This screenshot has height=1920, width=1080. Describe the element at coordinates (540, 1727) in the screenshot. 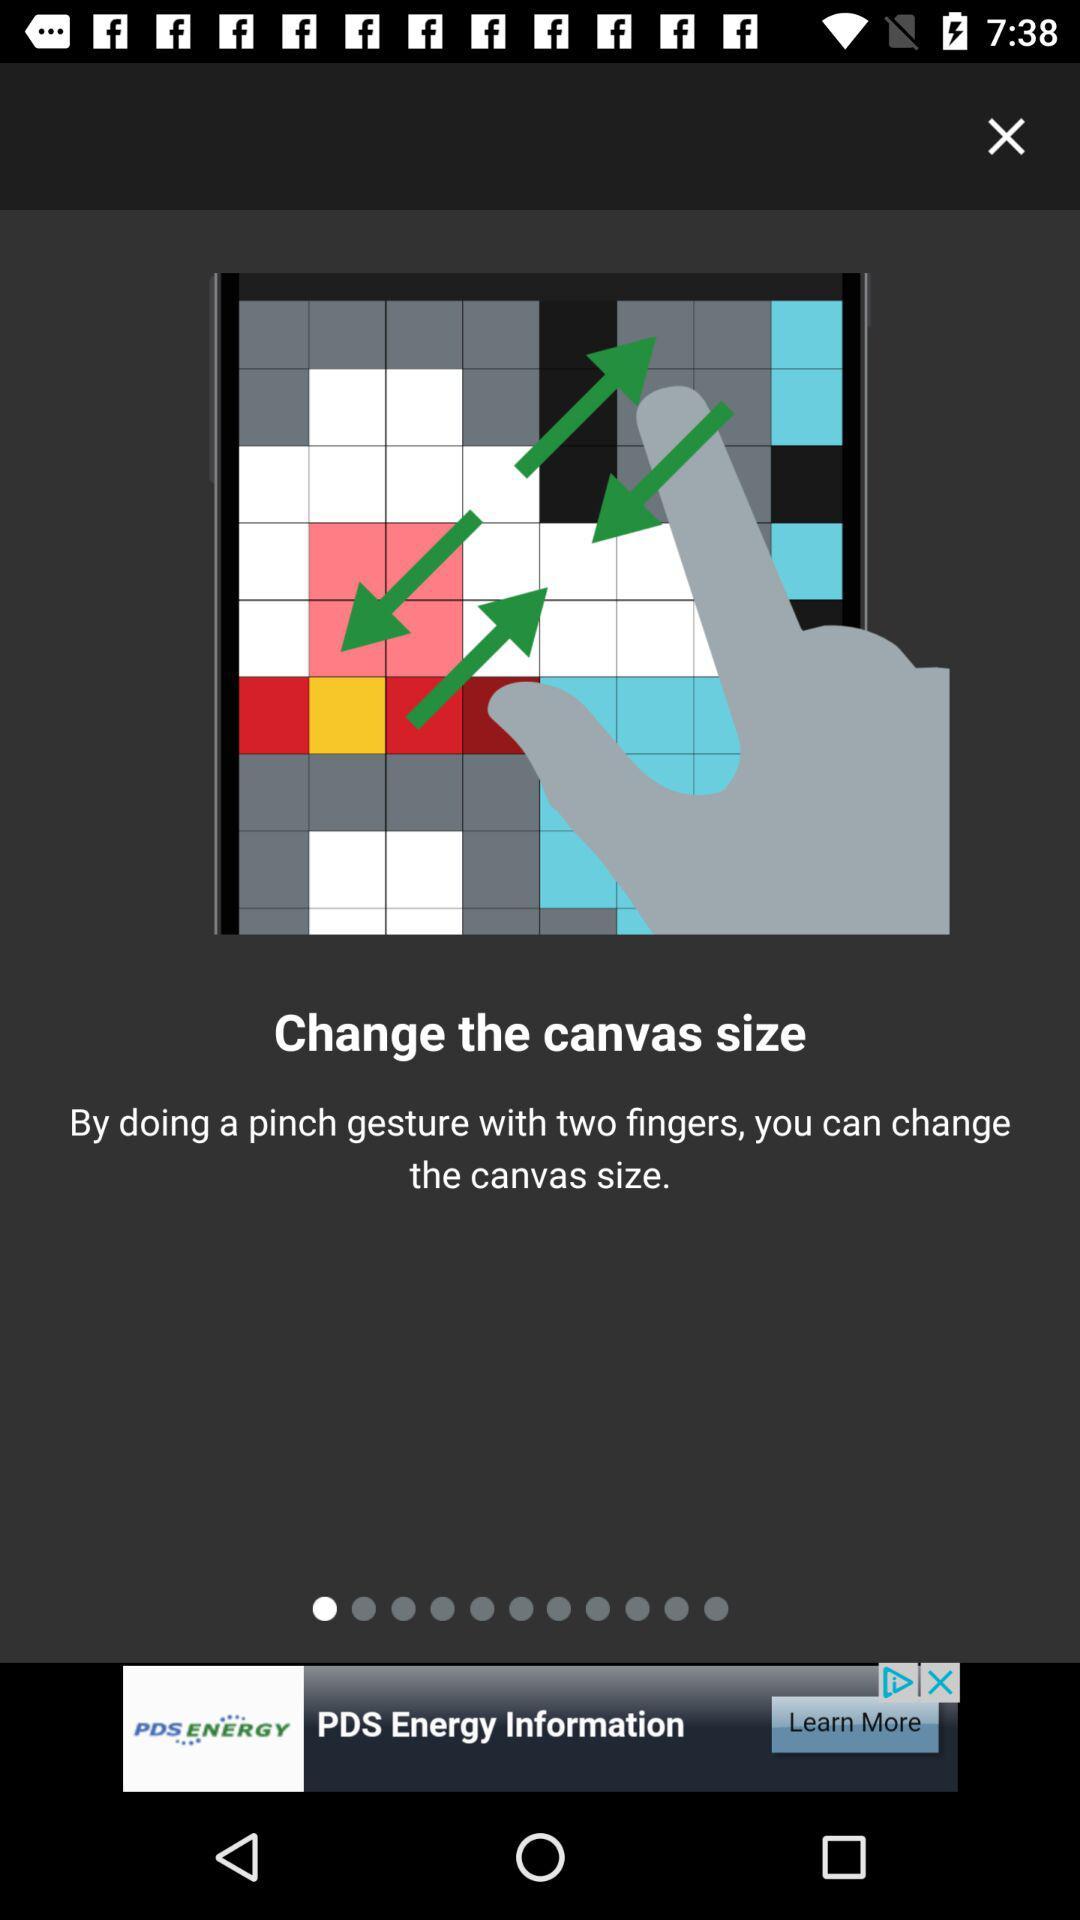

I see `visit advertisement` at that location.